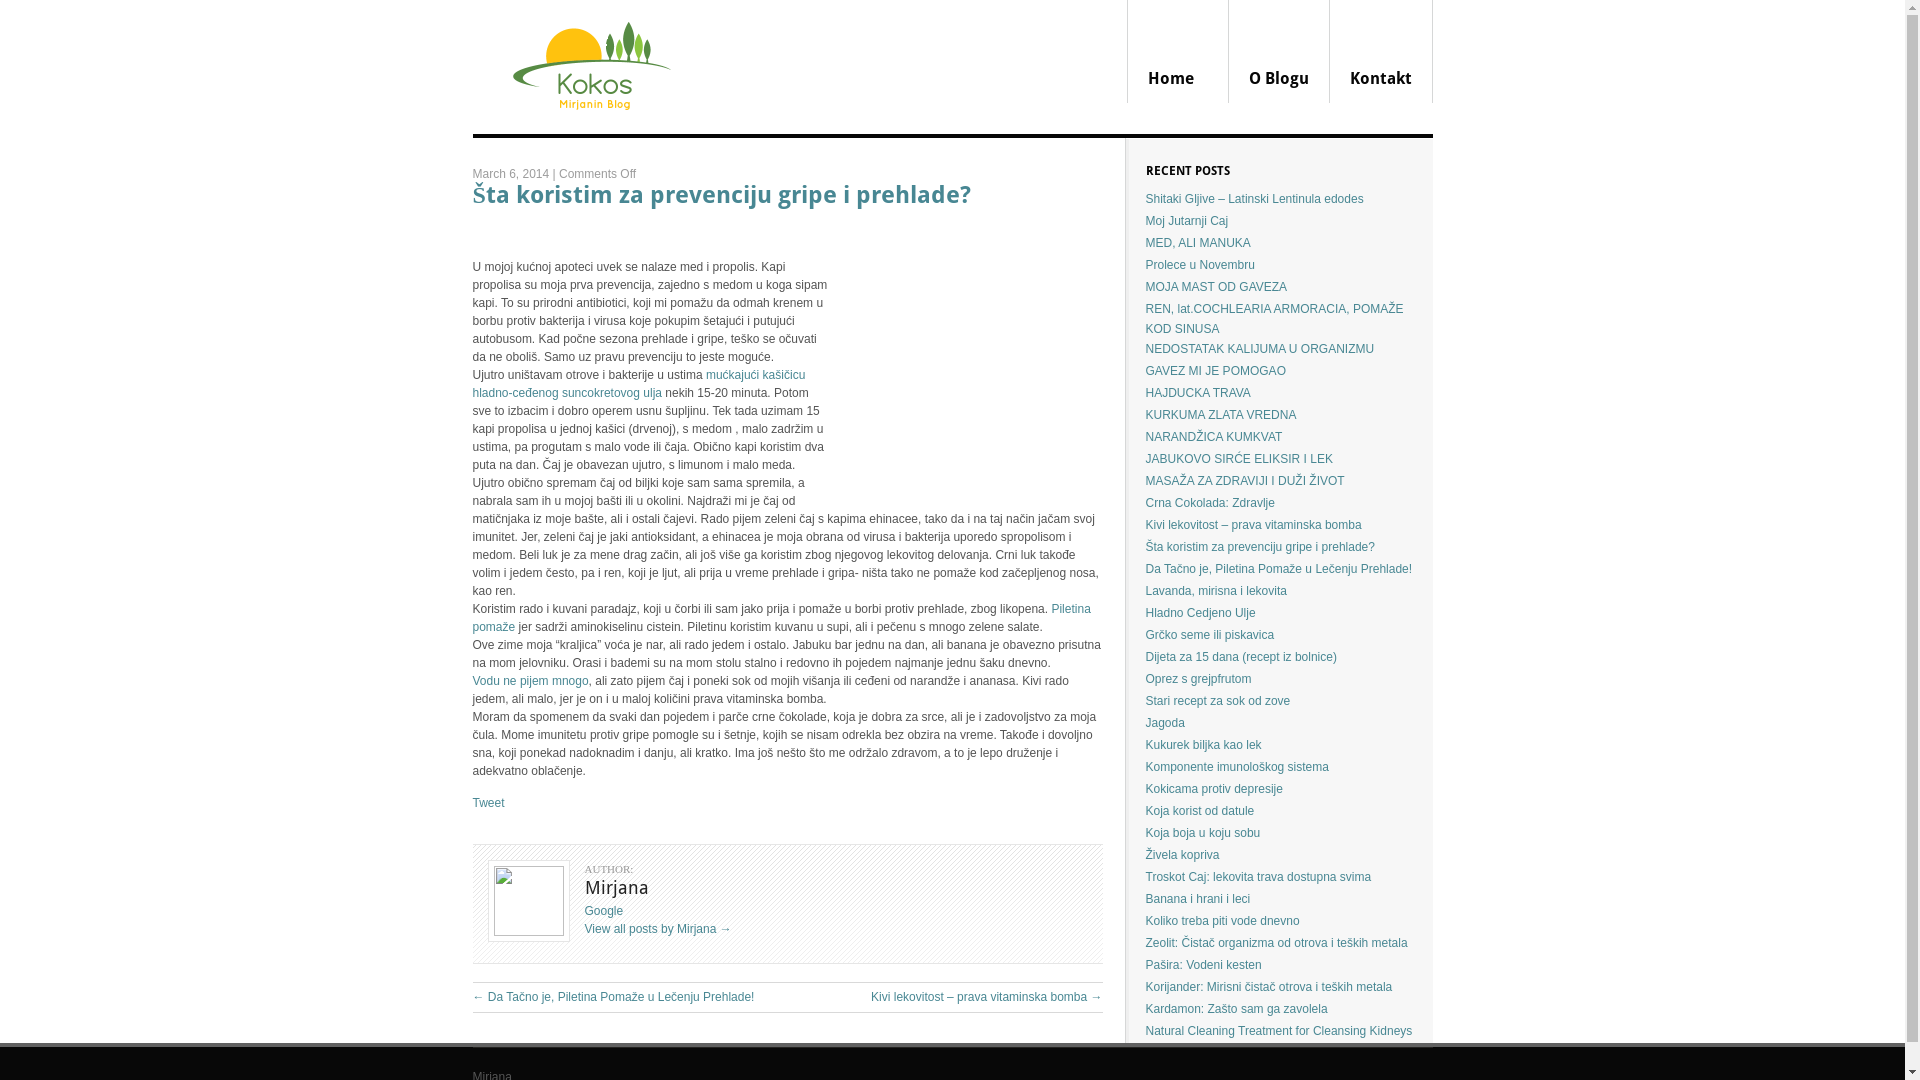 The image size is (1920, 1080). Describe the element at coordinates (1199, 677) in the screenshot. I see `'Oprez s grejpfrutom'` at that location.